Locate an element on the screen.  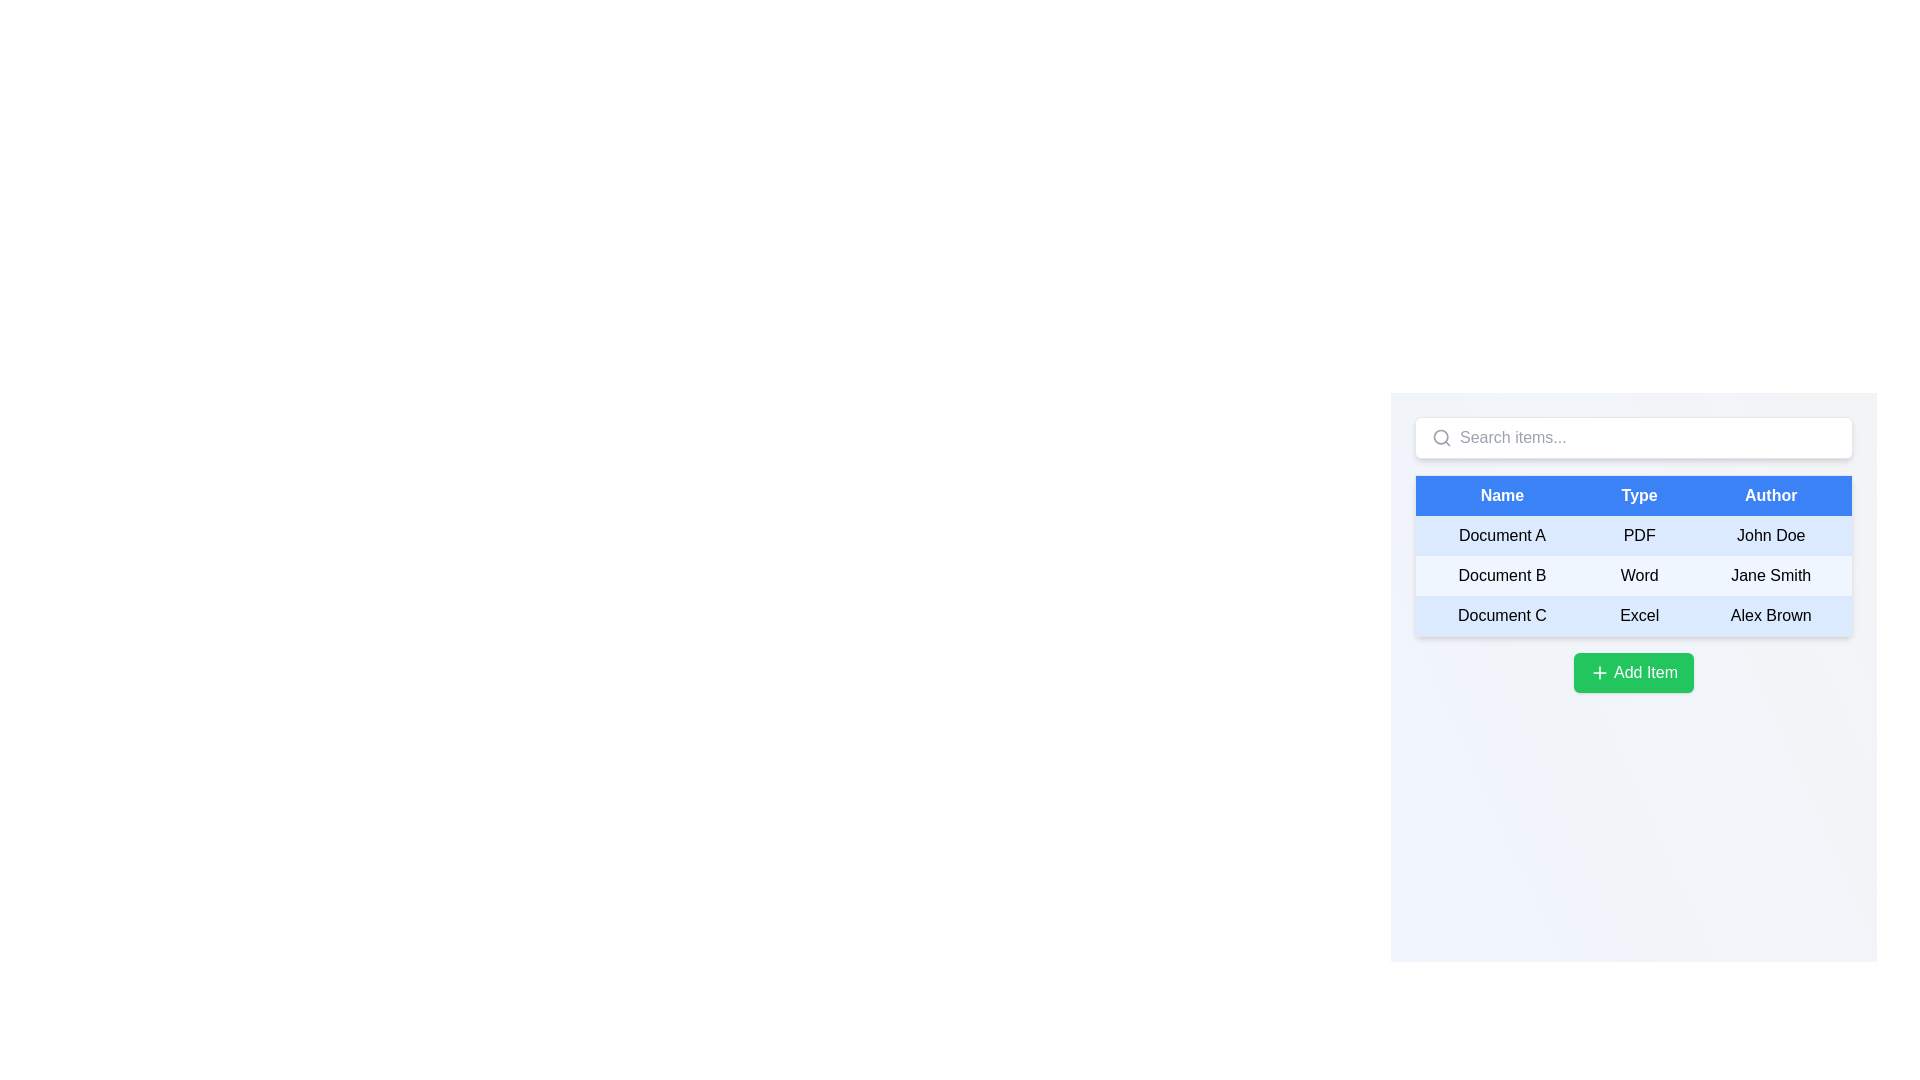
the text label displaying 'Document B' located in the second row of the table under the 'Name' column, which has a light blue background and is to the left of the 'Type' column is located at coordinates (1502, 575).